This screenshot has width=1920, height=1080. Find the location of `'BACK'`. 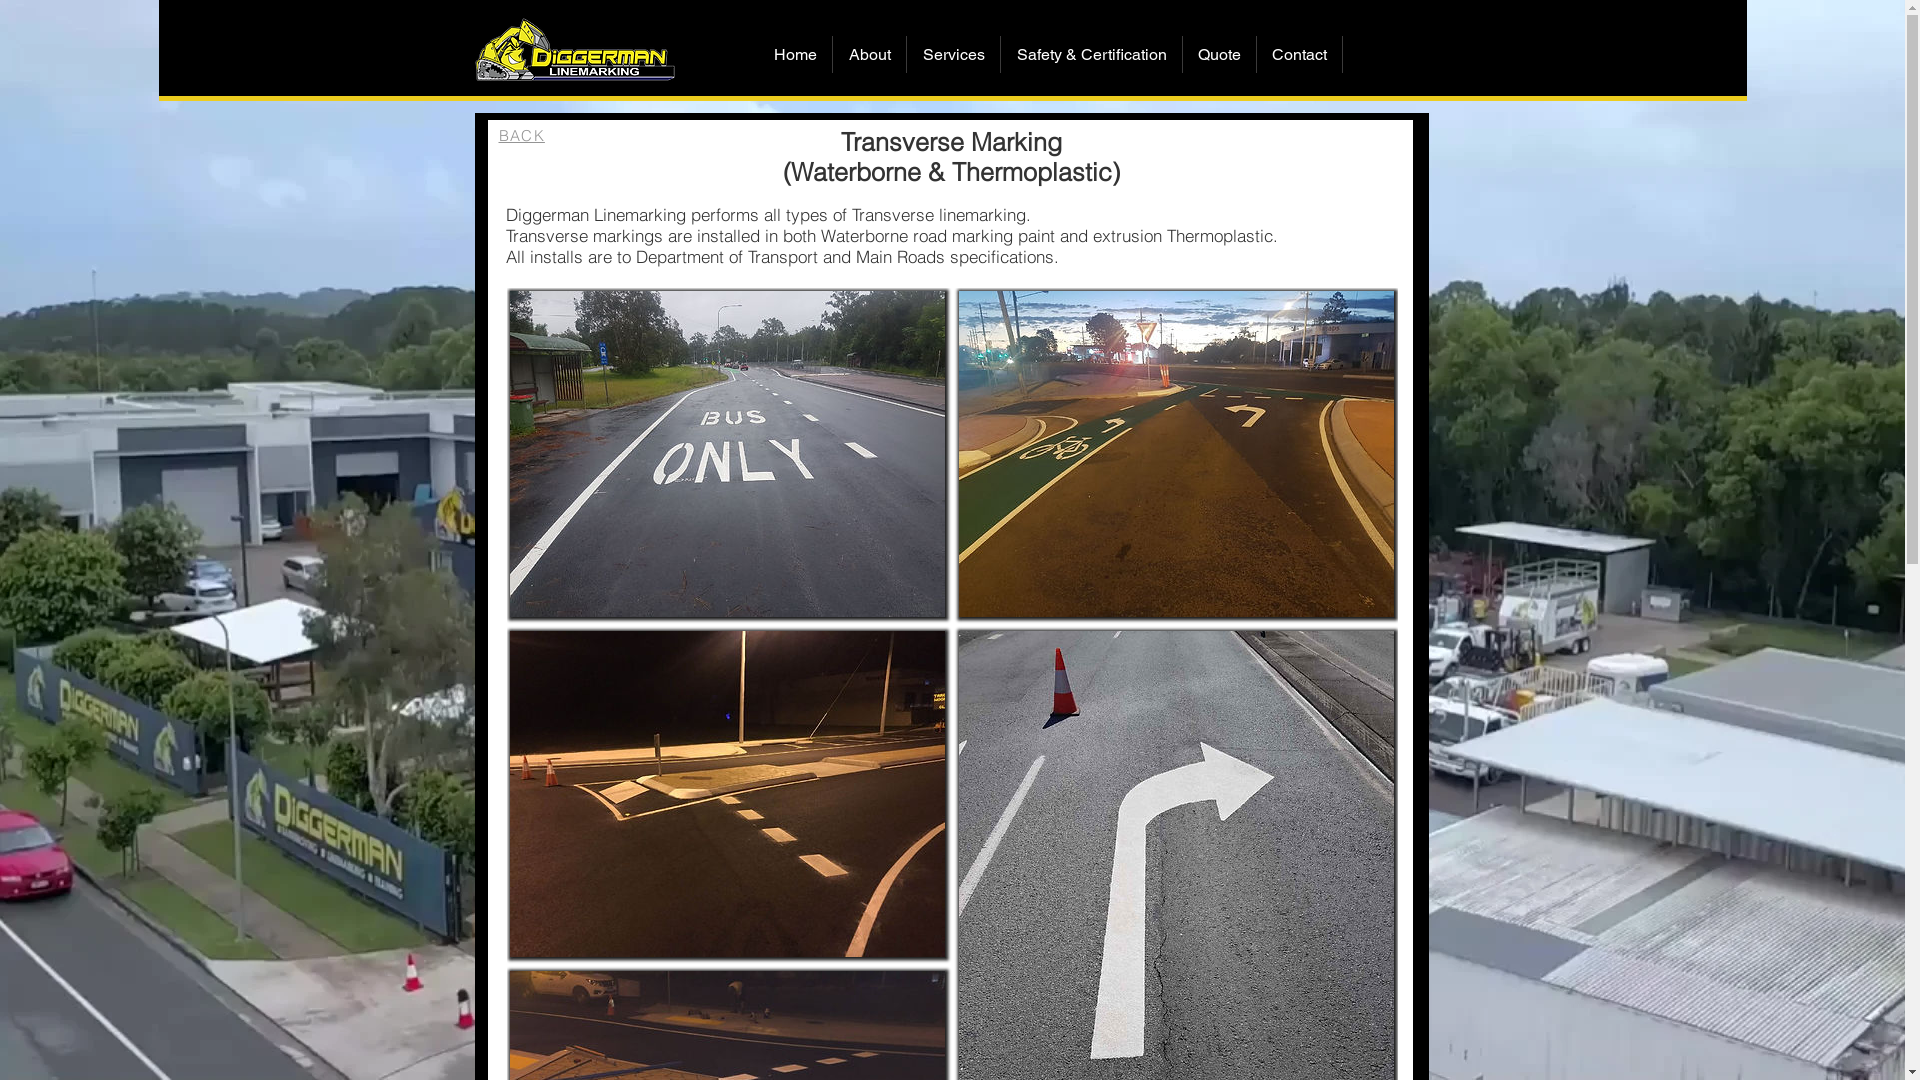

'BACK' is located at coordinates (521, 135).